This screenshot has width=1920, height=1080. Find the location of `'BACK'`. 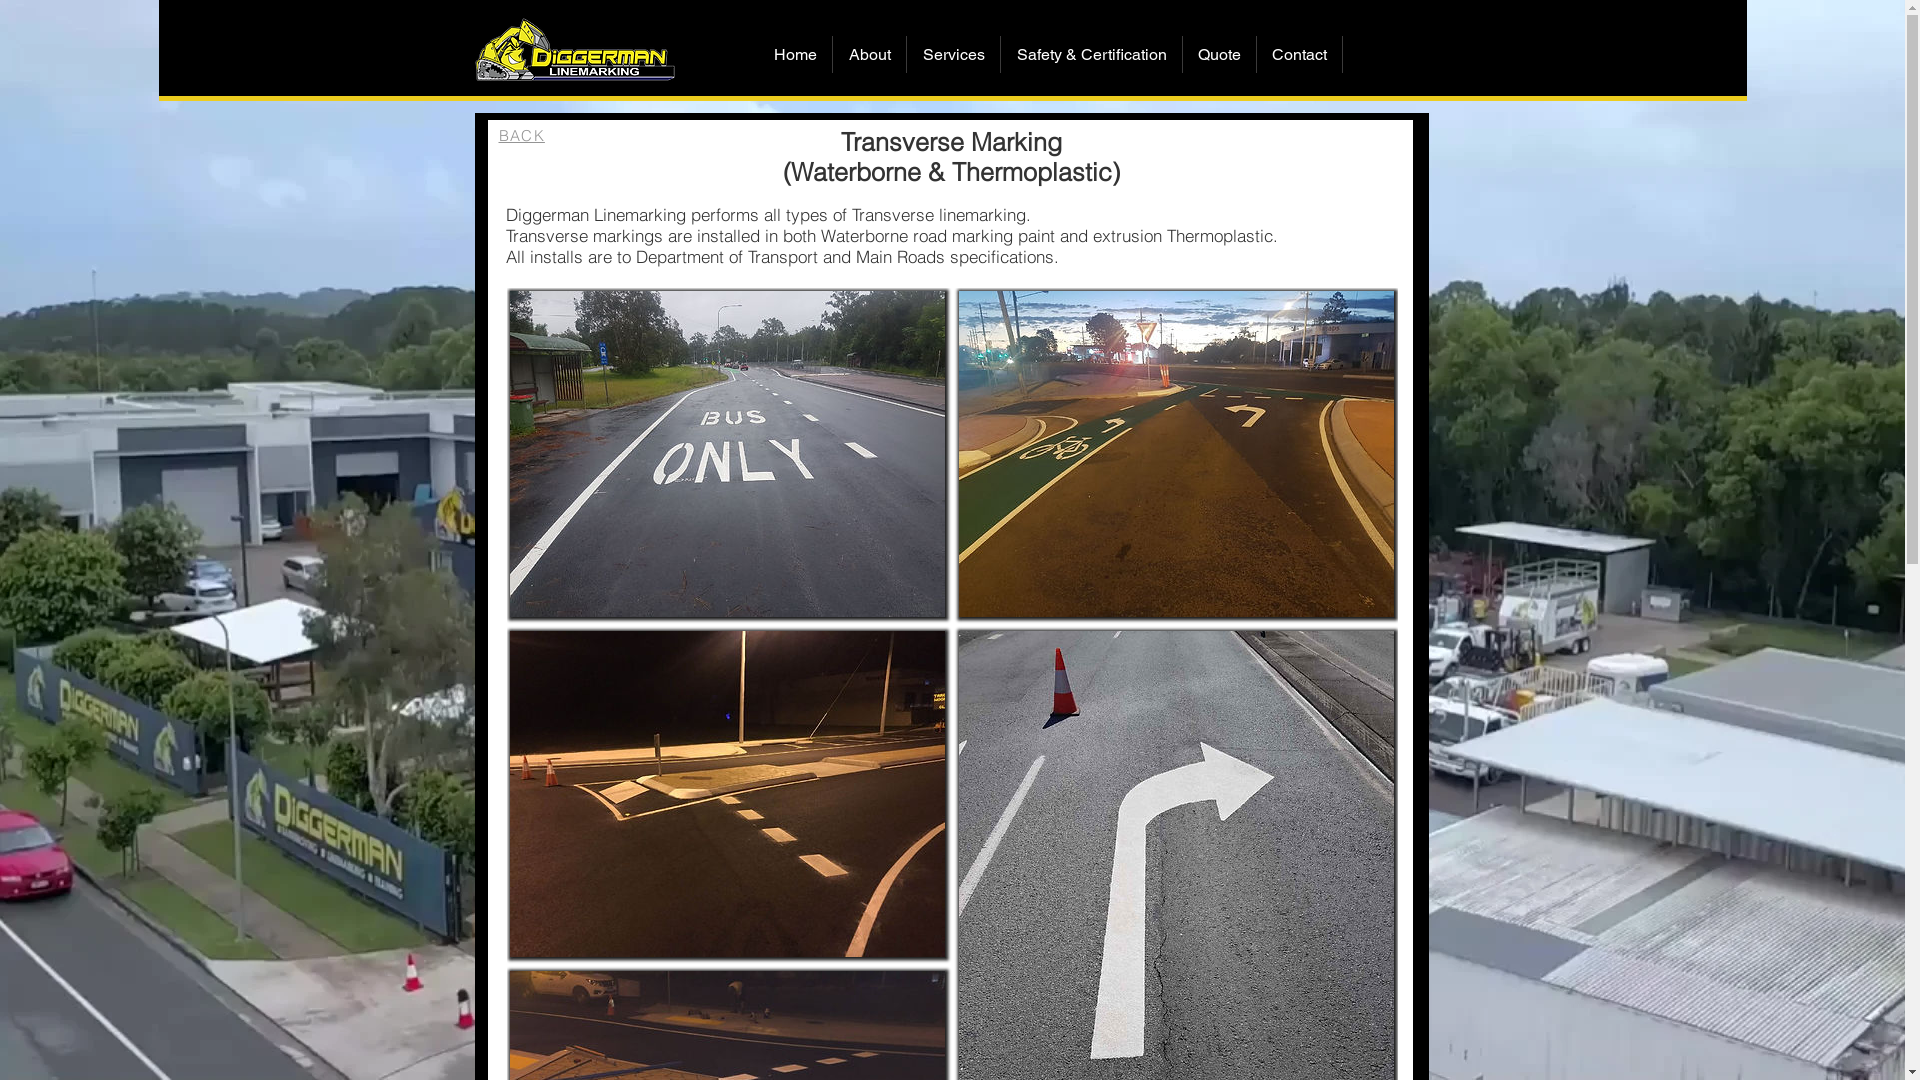

'BACK' is located at coordinates (521, 135).